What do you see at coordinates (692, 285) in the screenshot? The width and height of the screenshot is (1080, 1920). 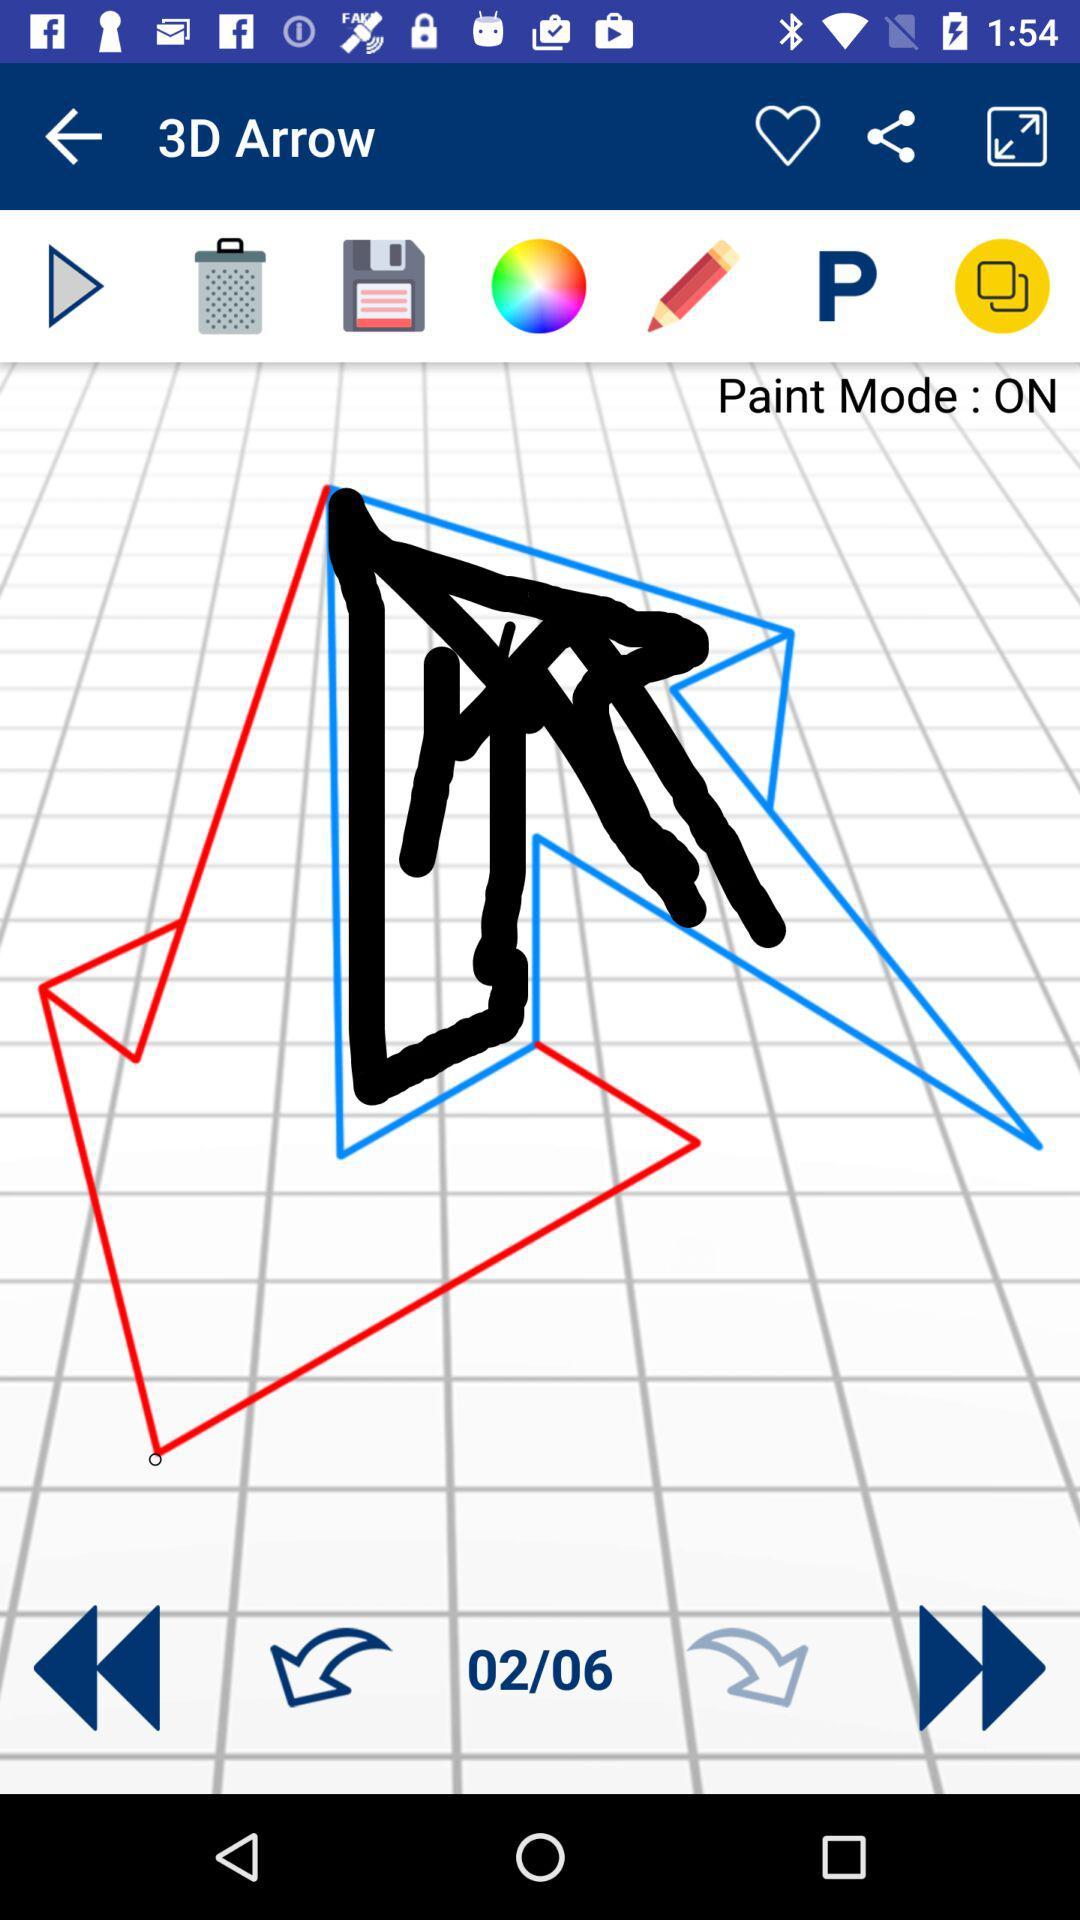 I see `the edit icon` at bounding box center [692, 285].